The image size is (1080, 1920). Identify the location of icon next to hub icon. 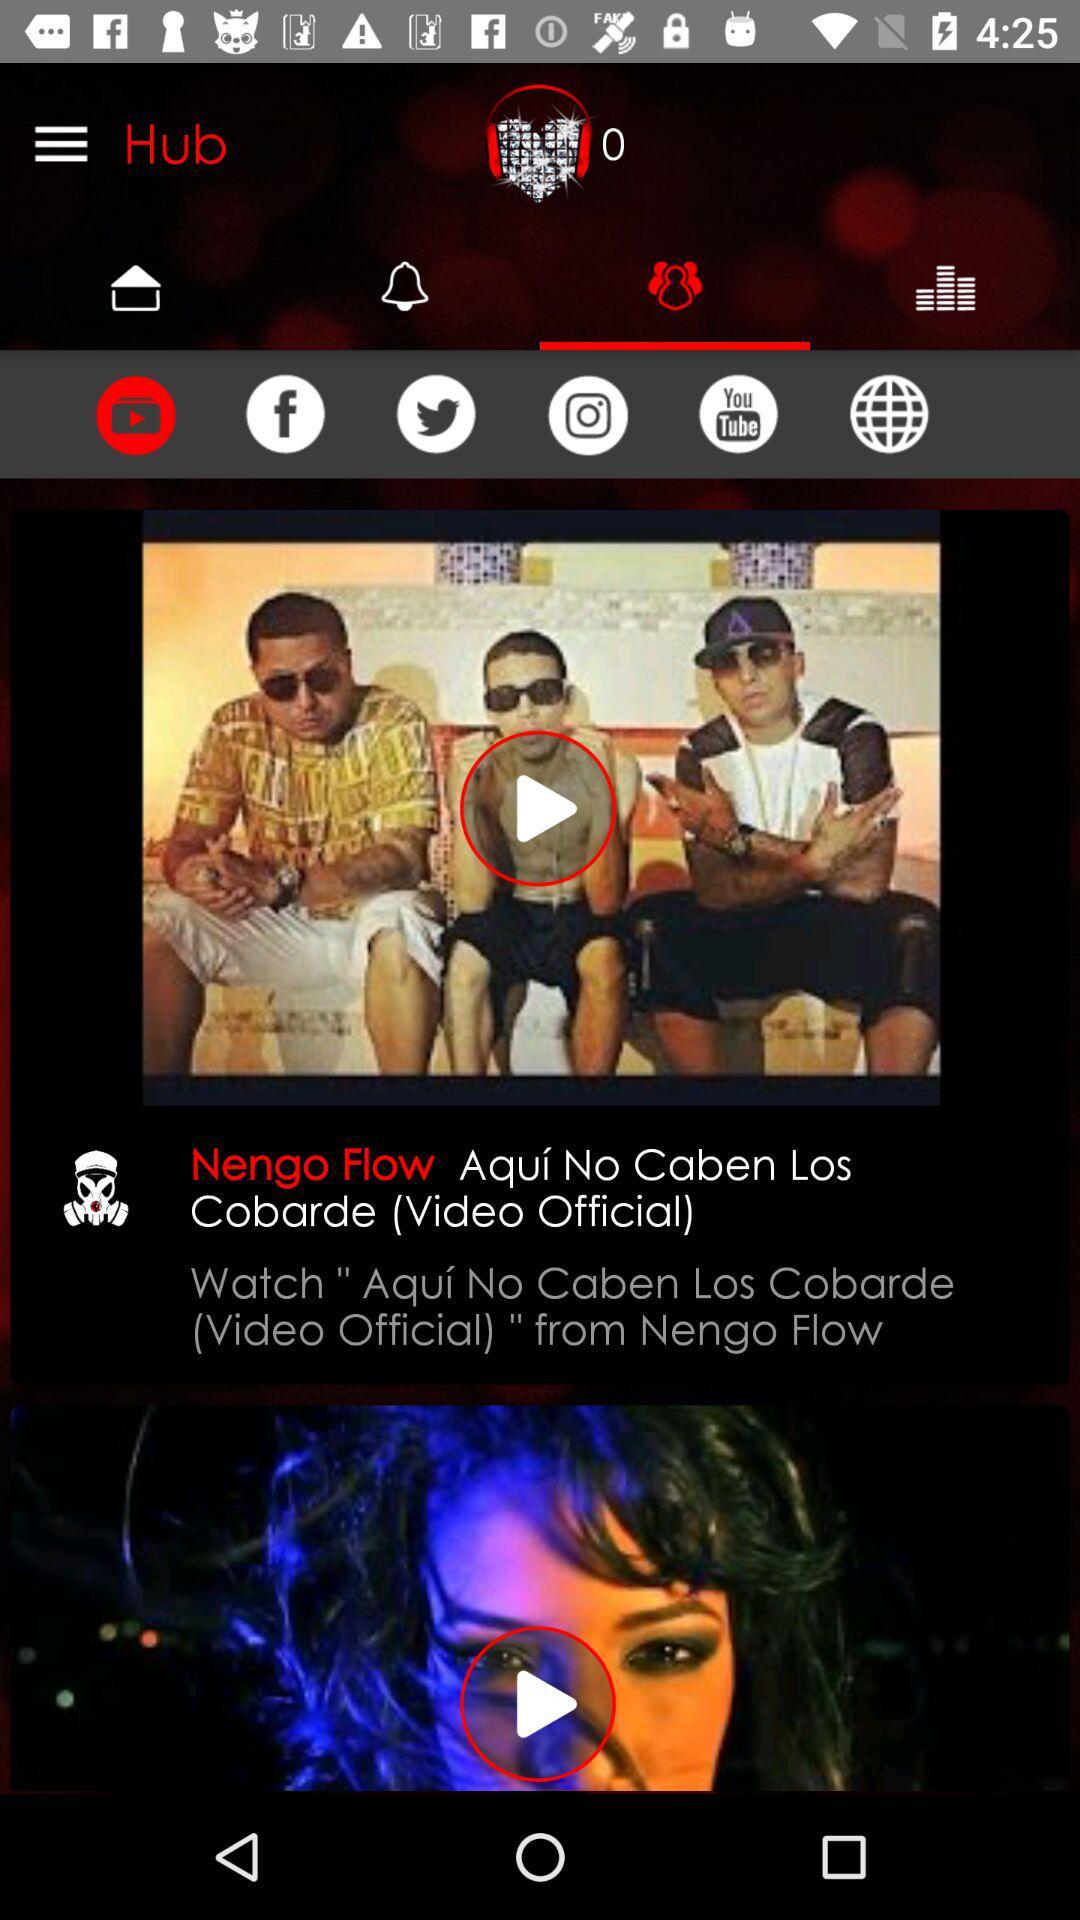
(540, 142).